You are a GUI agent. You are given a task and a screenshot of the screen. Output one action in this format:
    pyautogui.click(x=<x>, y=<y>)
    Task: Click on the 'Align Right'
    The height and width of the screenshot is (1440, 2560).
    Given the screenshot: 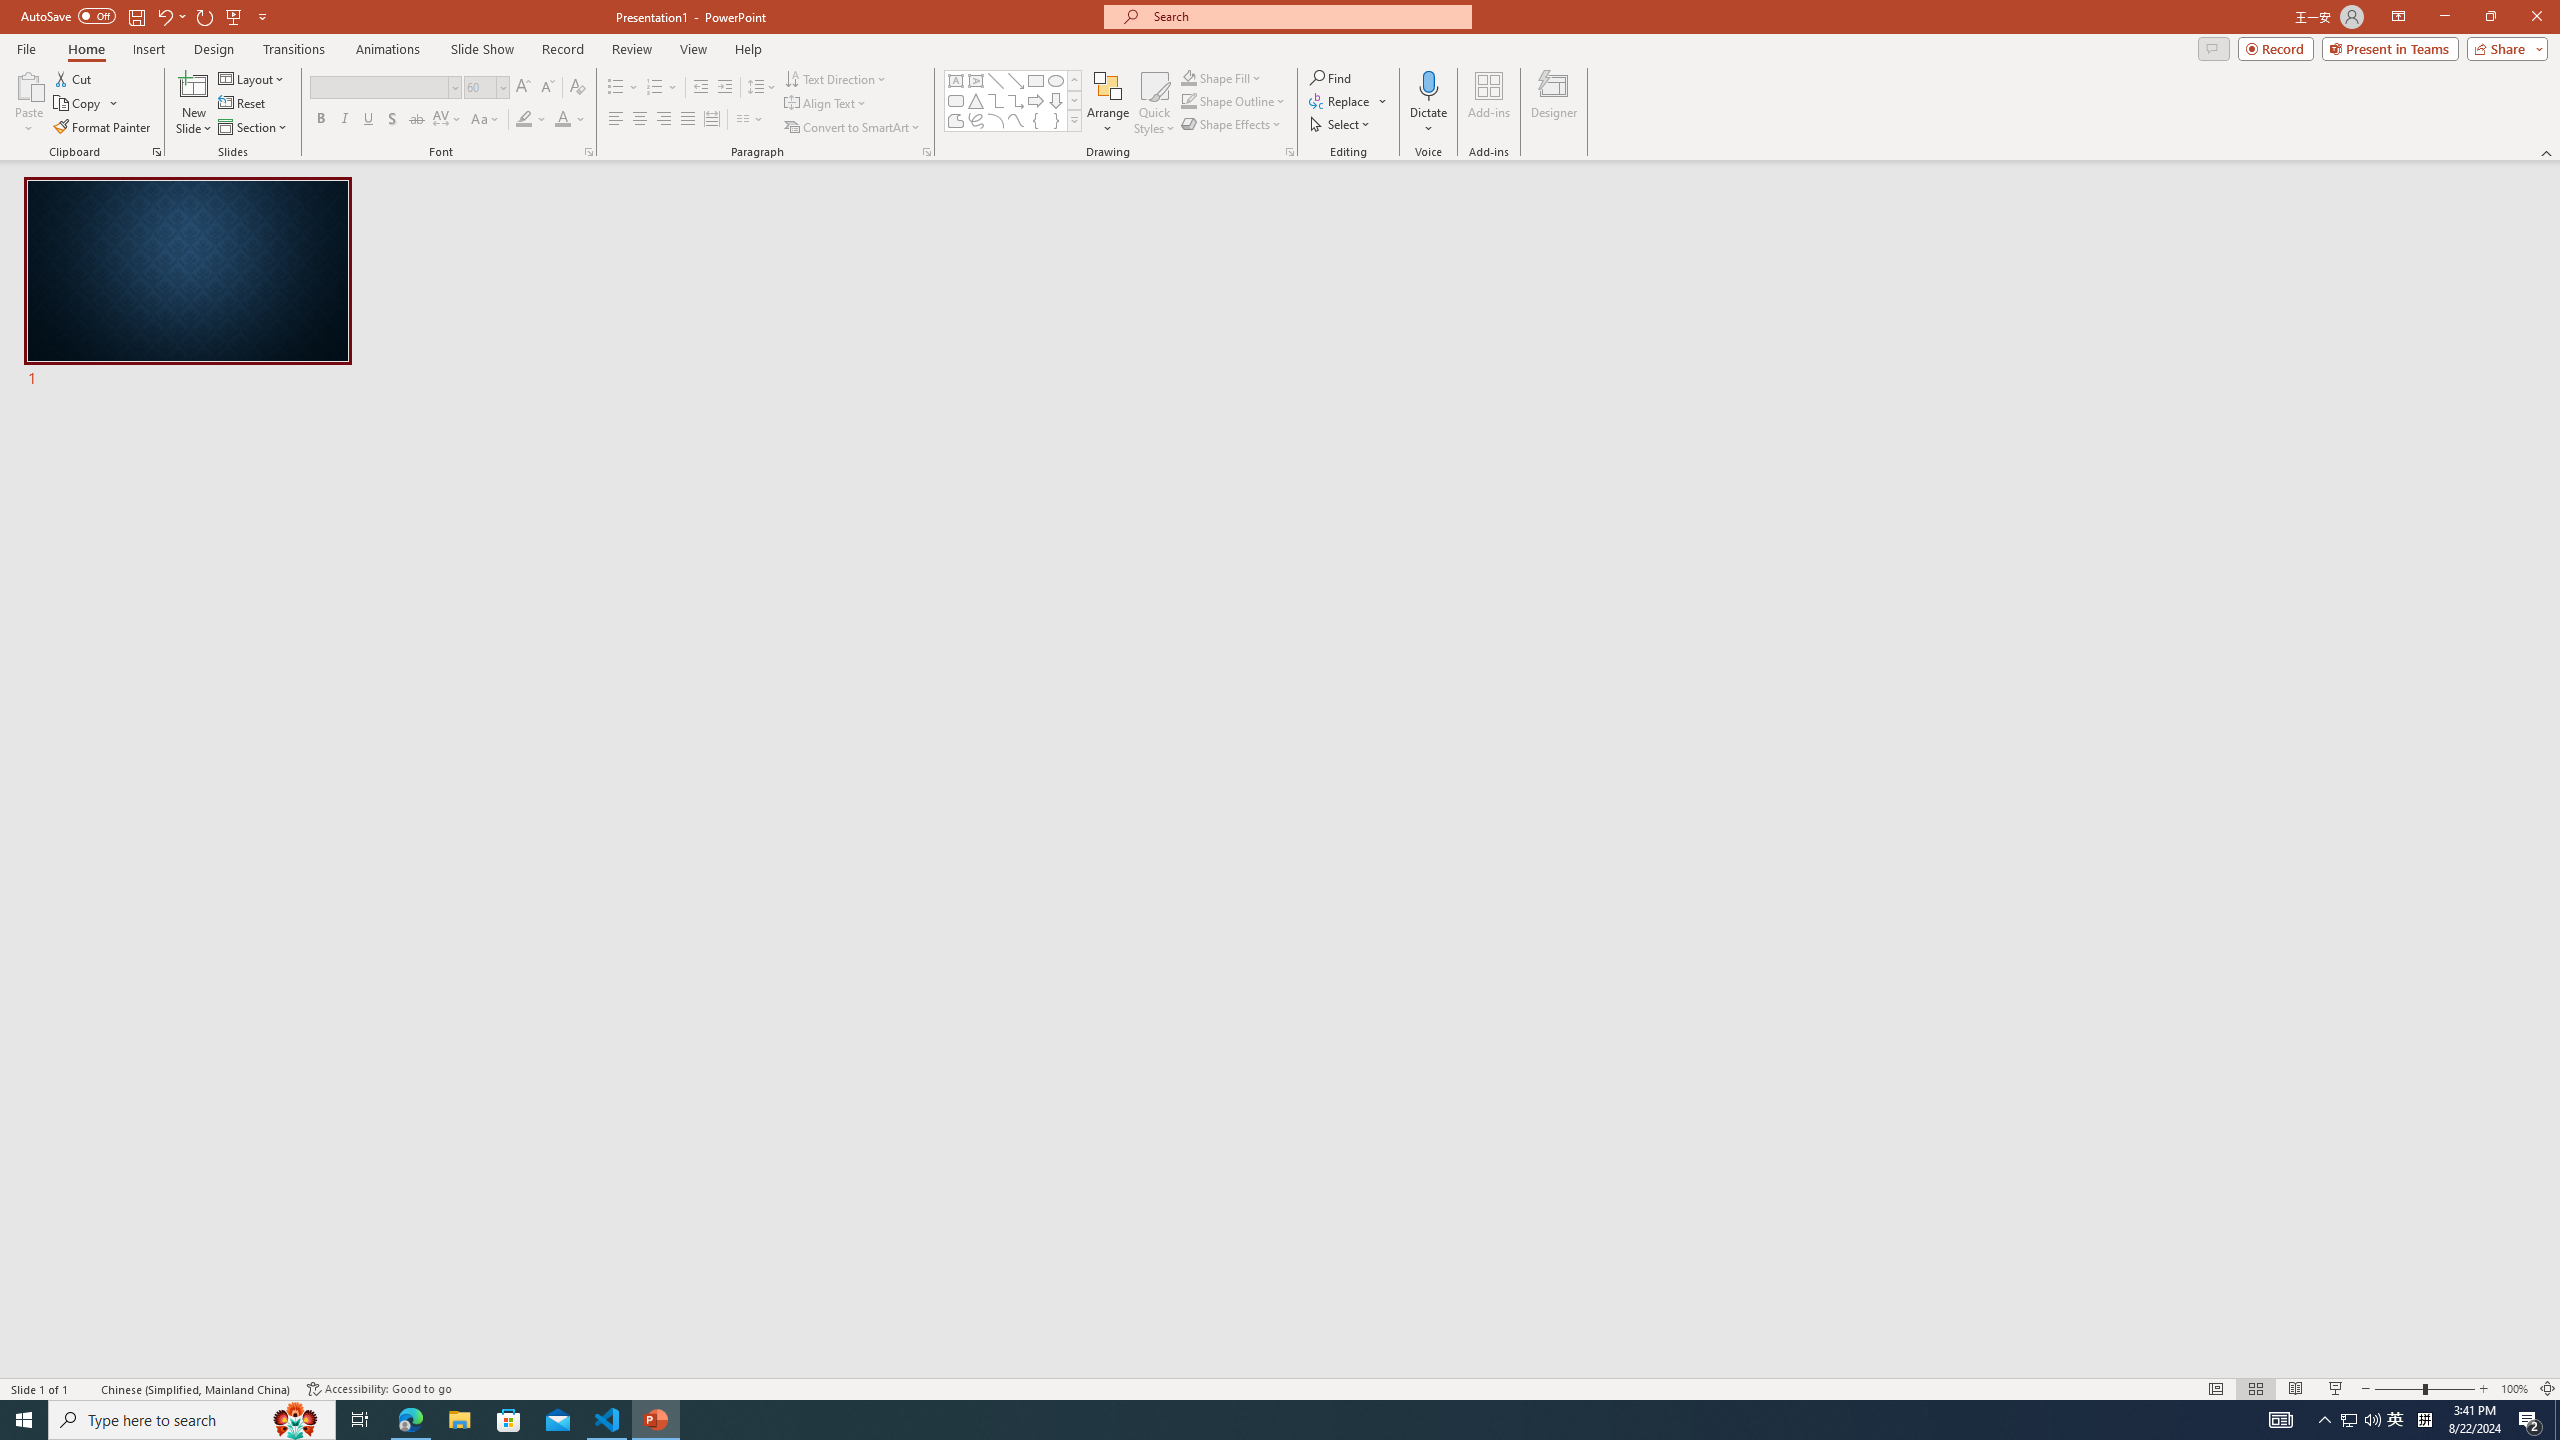 What is the action you would take?
    pyautogui.click(x=664, y=118)
    